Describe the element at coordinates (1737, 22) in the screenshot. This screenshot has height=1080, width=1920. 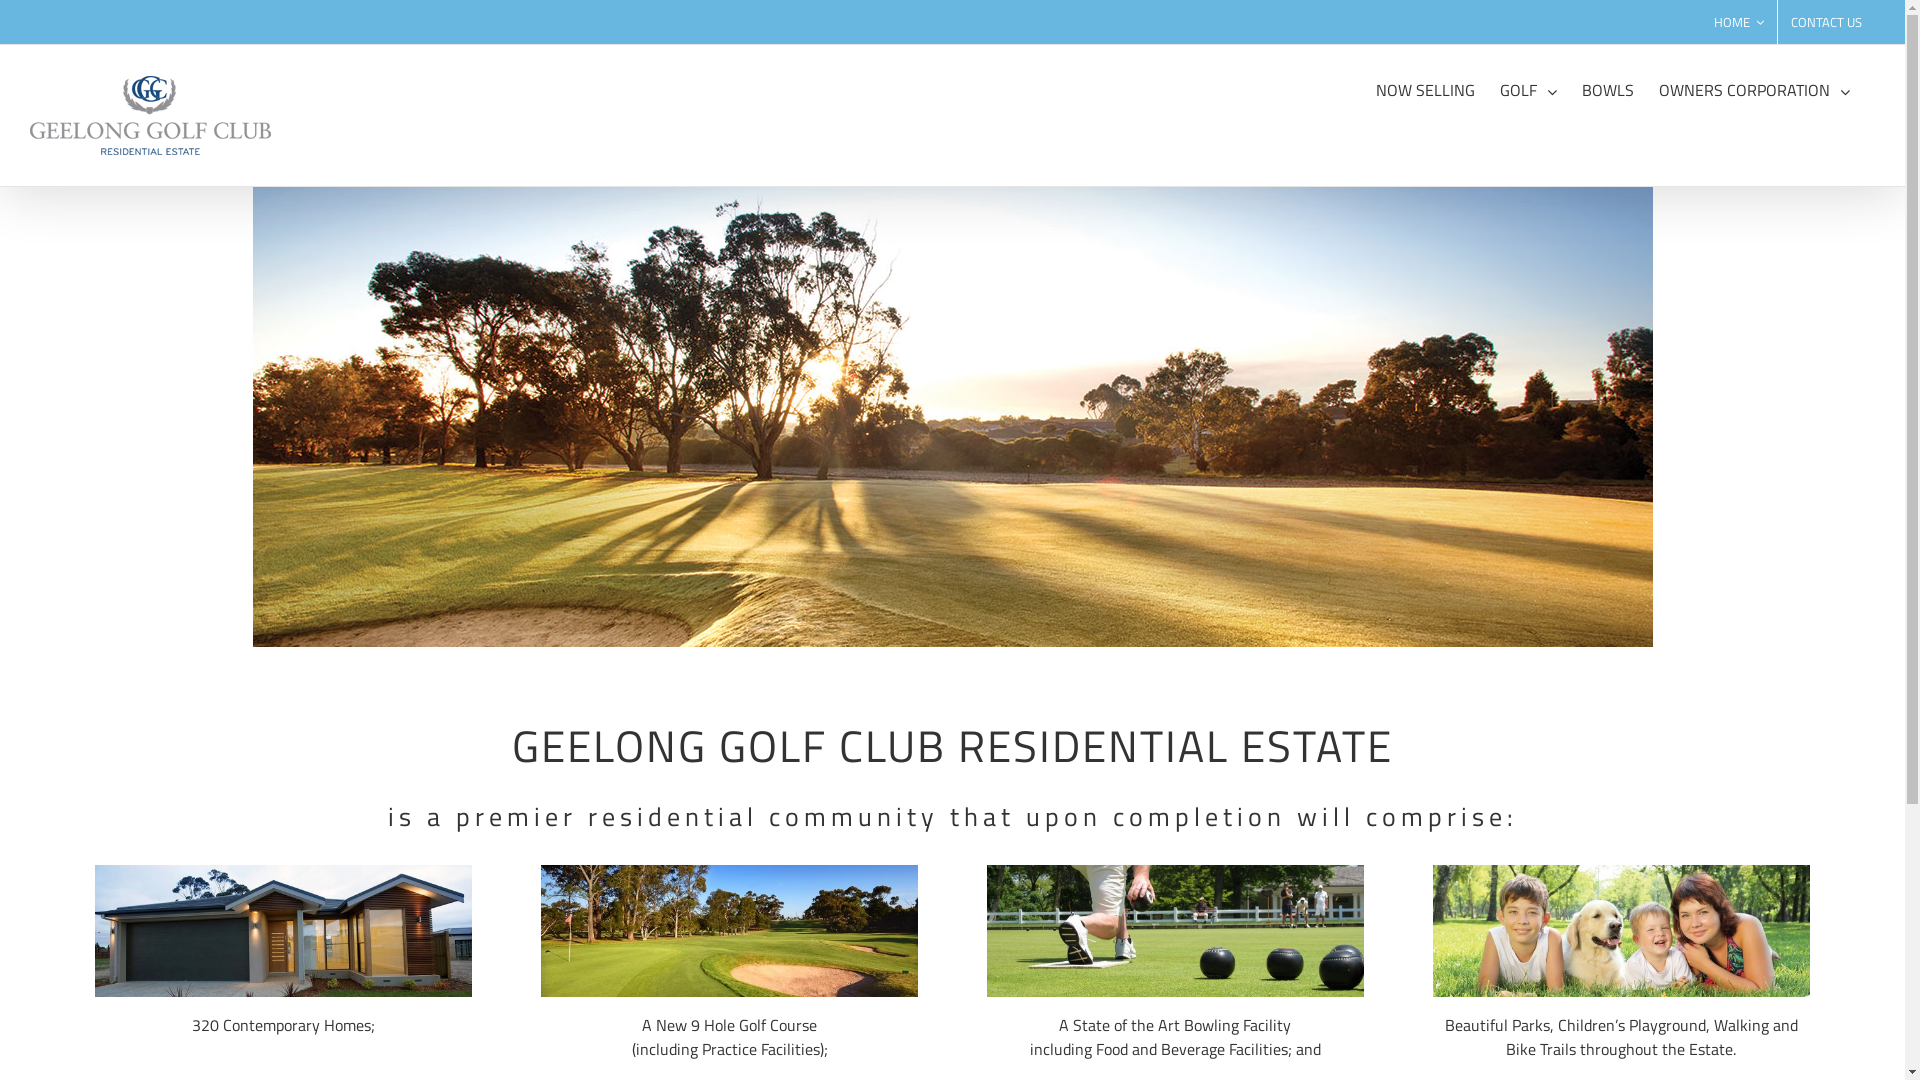
I see `'HOME'` at that location.